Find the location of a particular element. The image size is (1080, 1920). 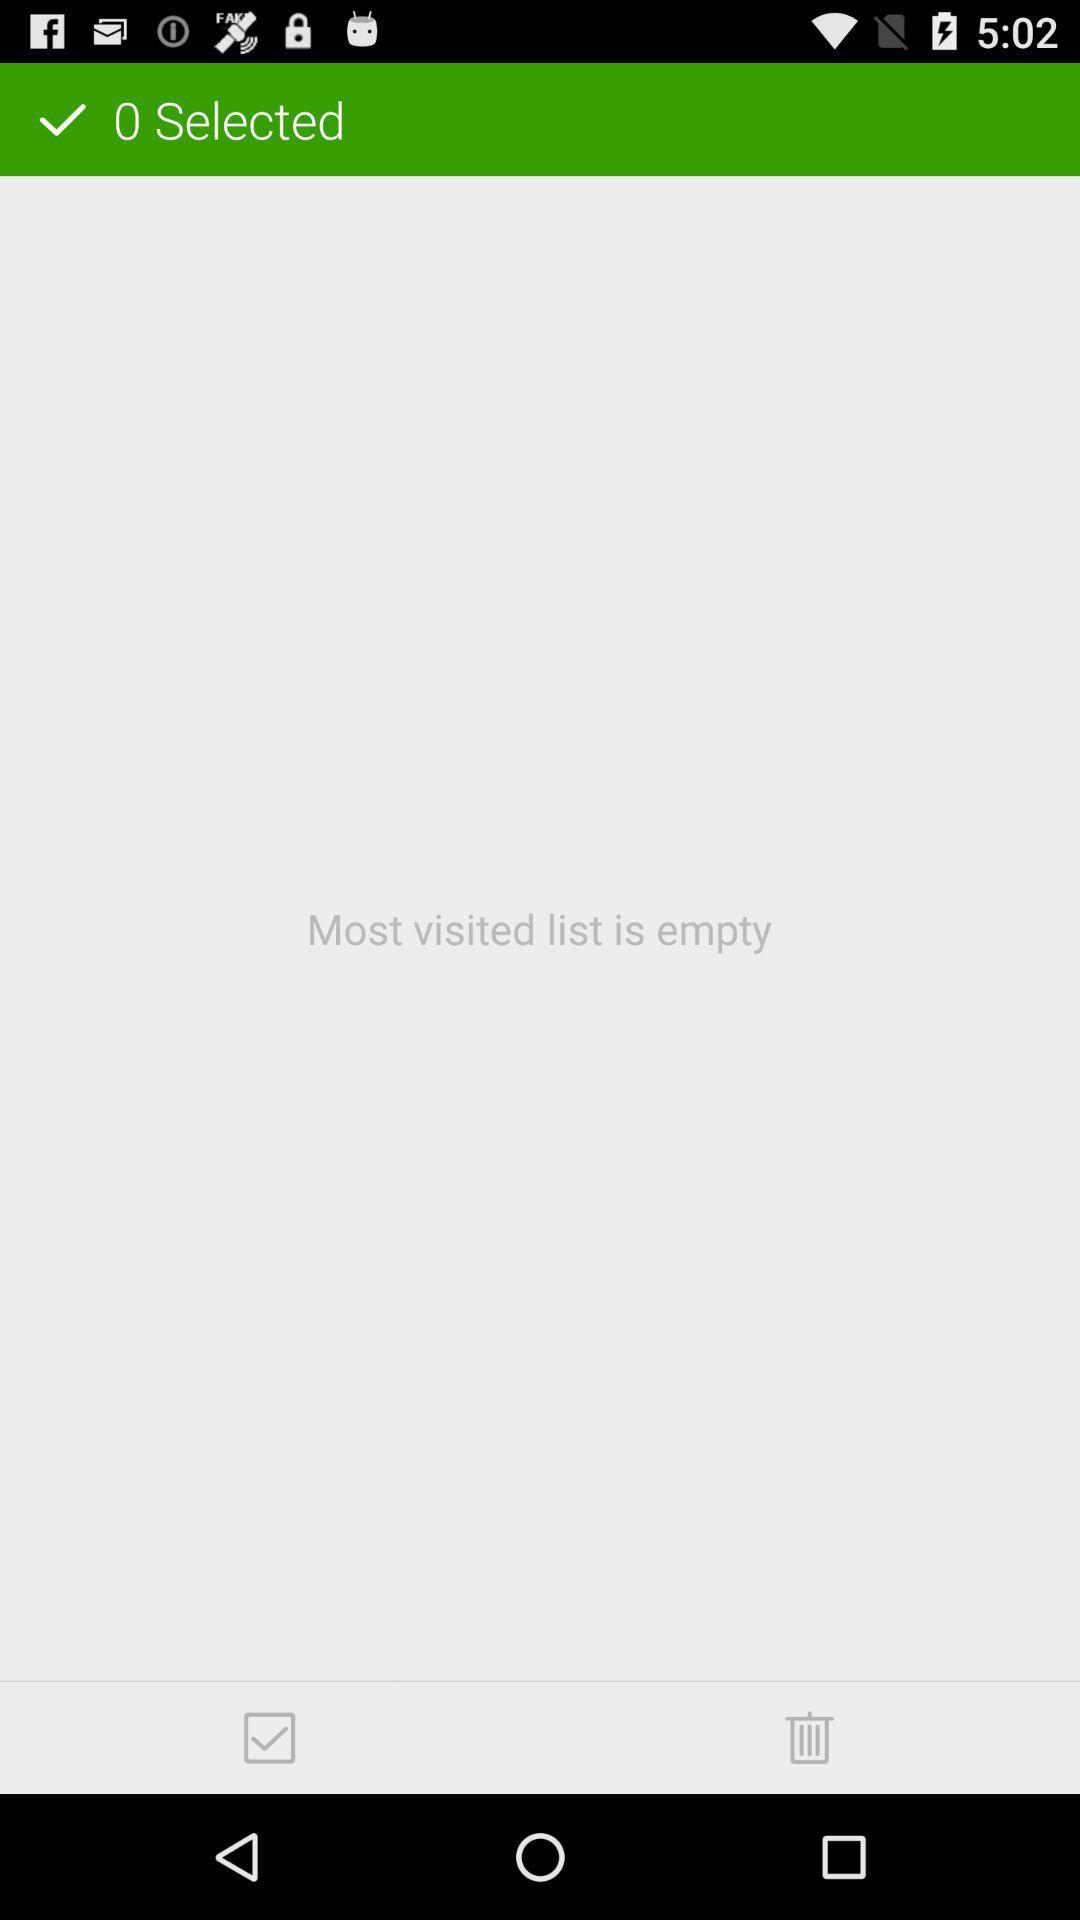

icon at the bottom left corner is located at coordinates (268, 1737).